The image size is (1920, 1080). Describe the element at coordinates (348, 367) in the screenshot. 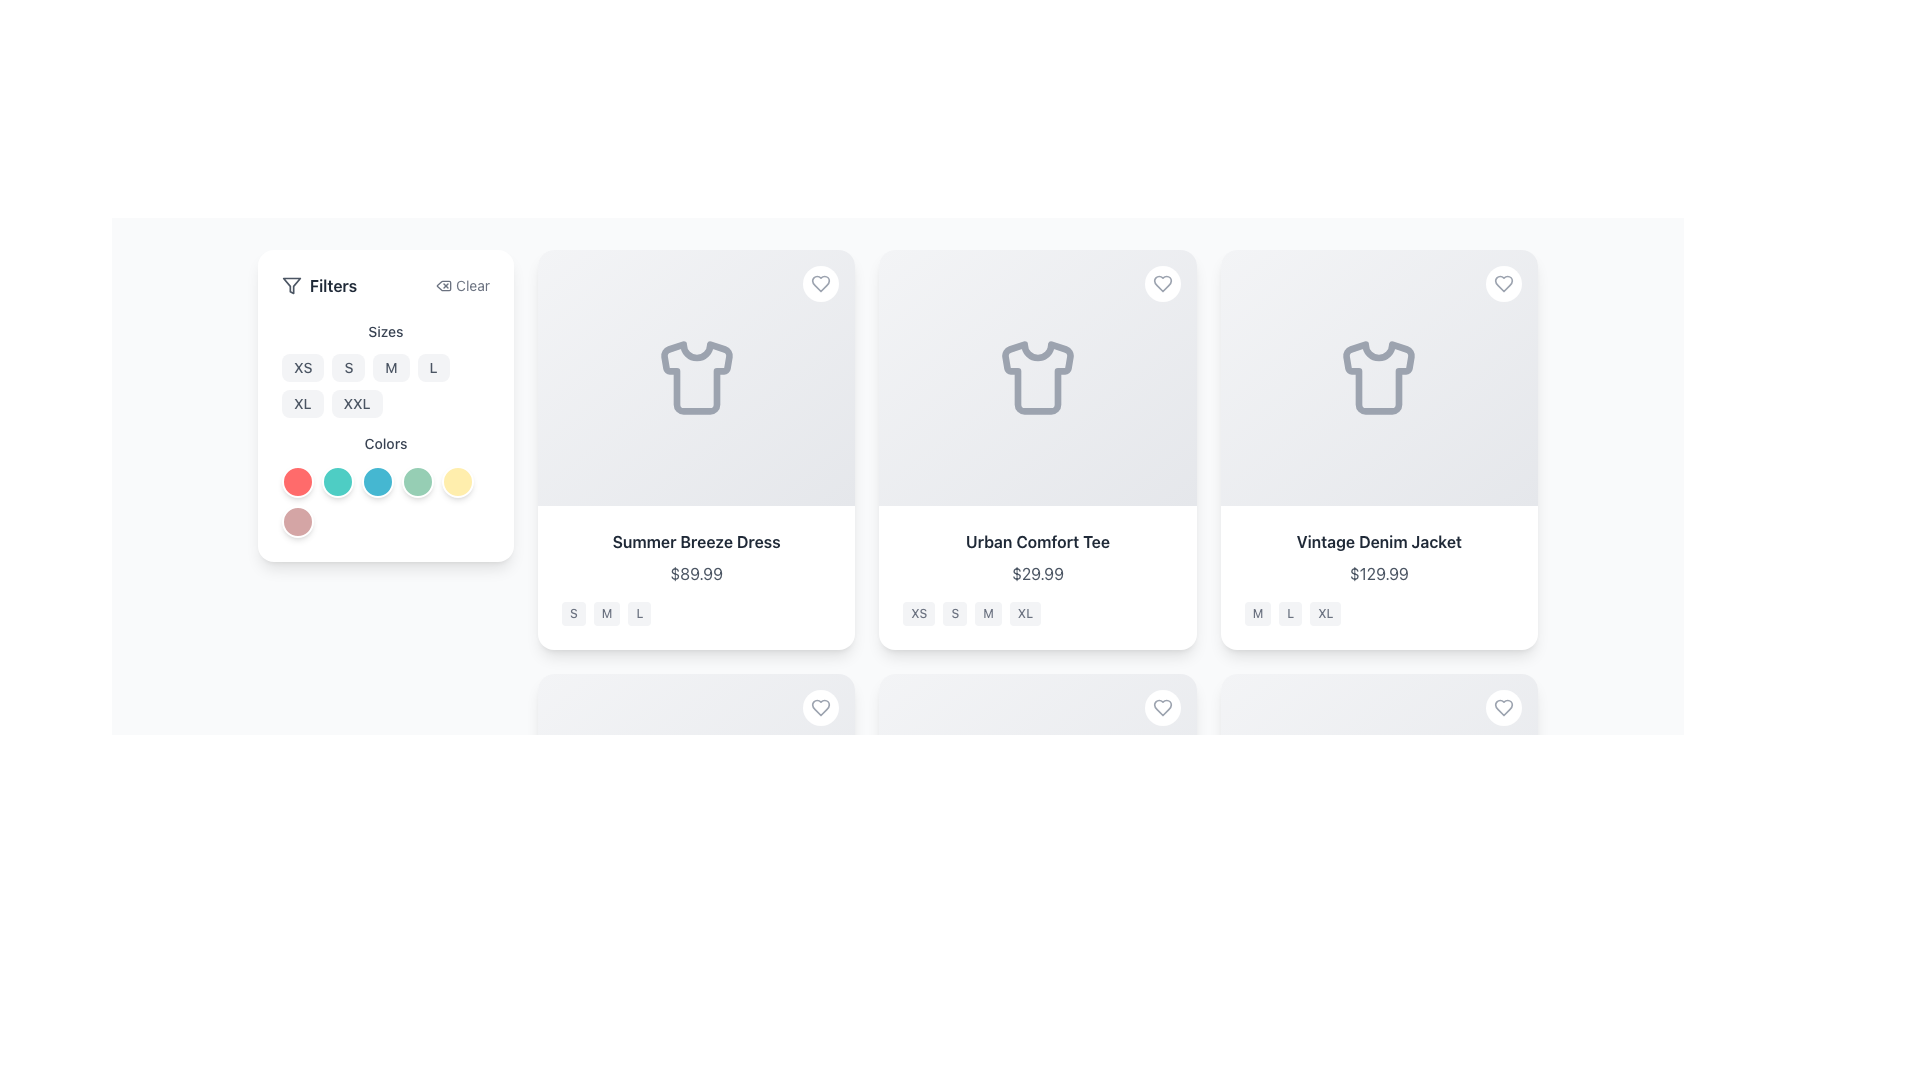

I see `the rounded rectangular button with the letter 'S'` at that location.